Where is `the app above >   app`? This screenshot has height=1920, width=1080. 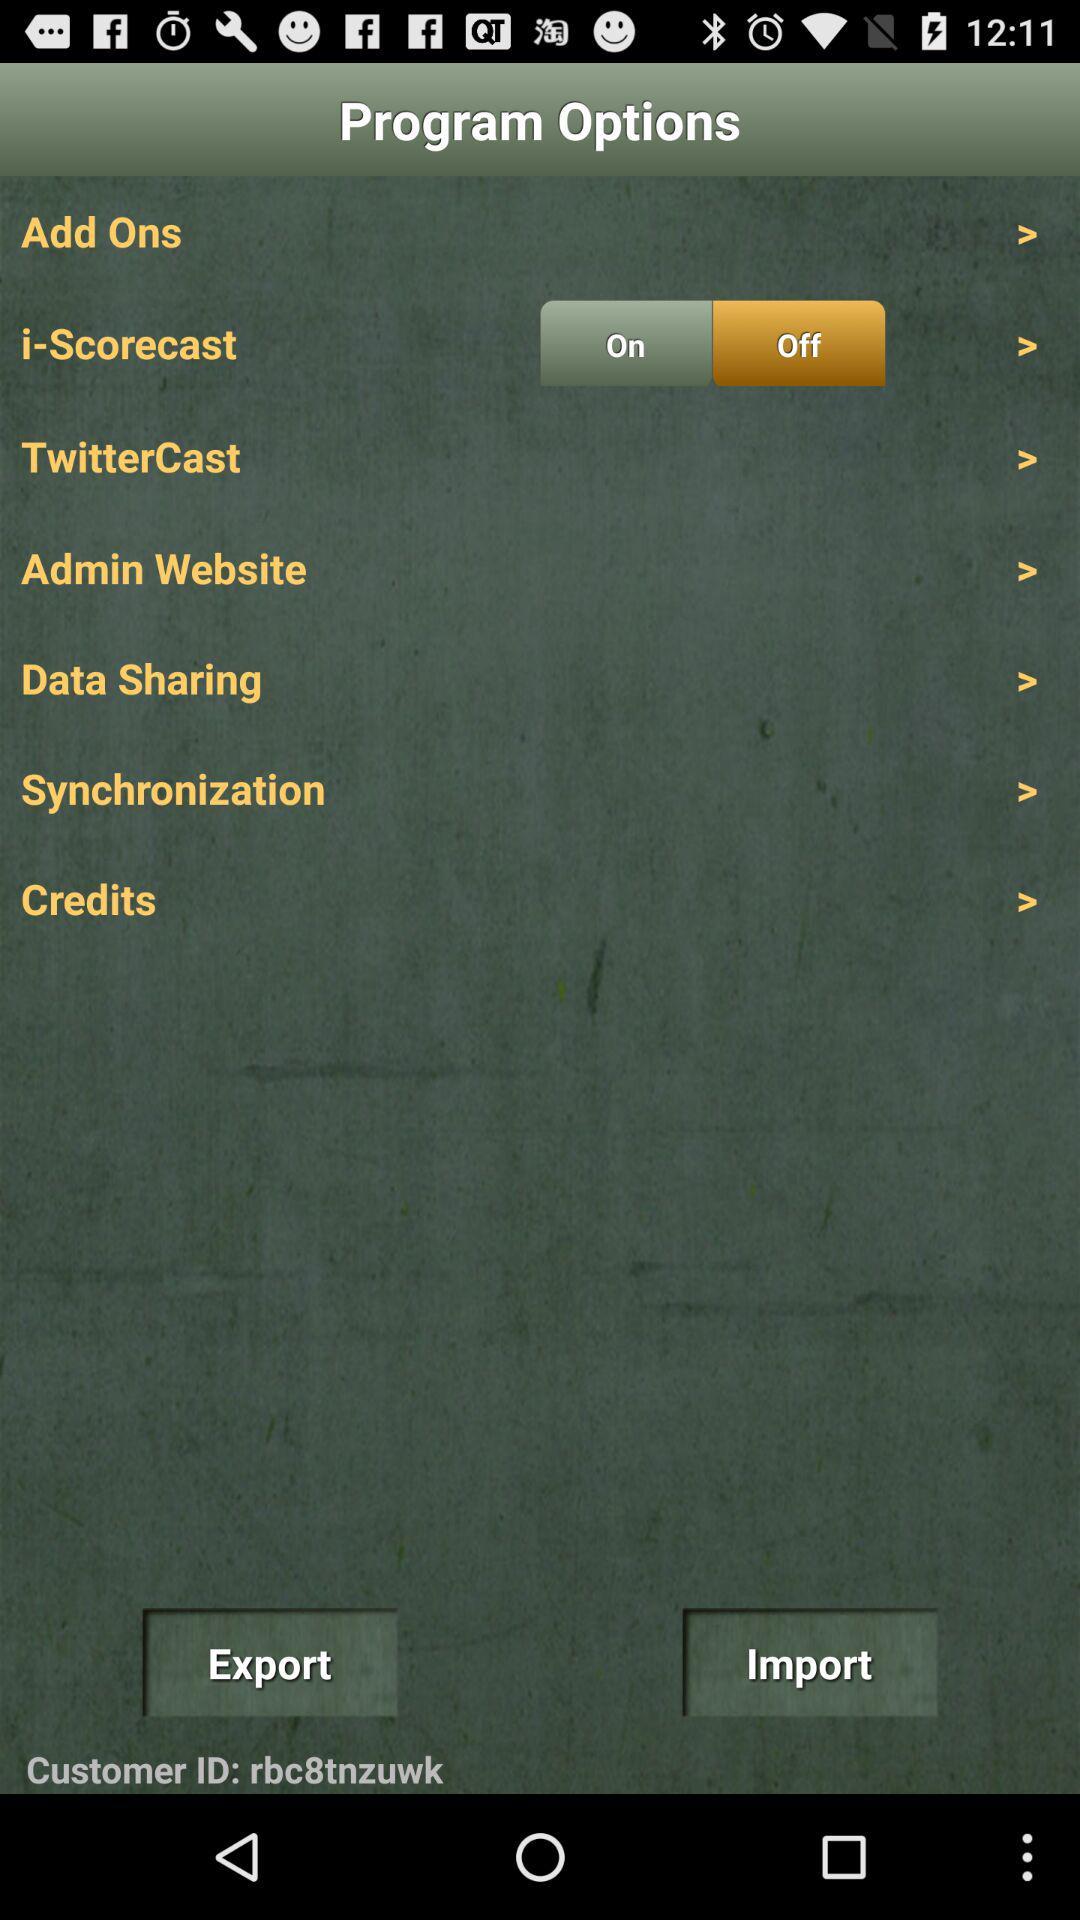
the app above >   app is located at coordinates (798, 343).